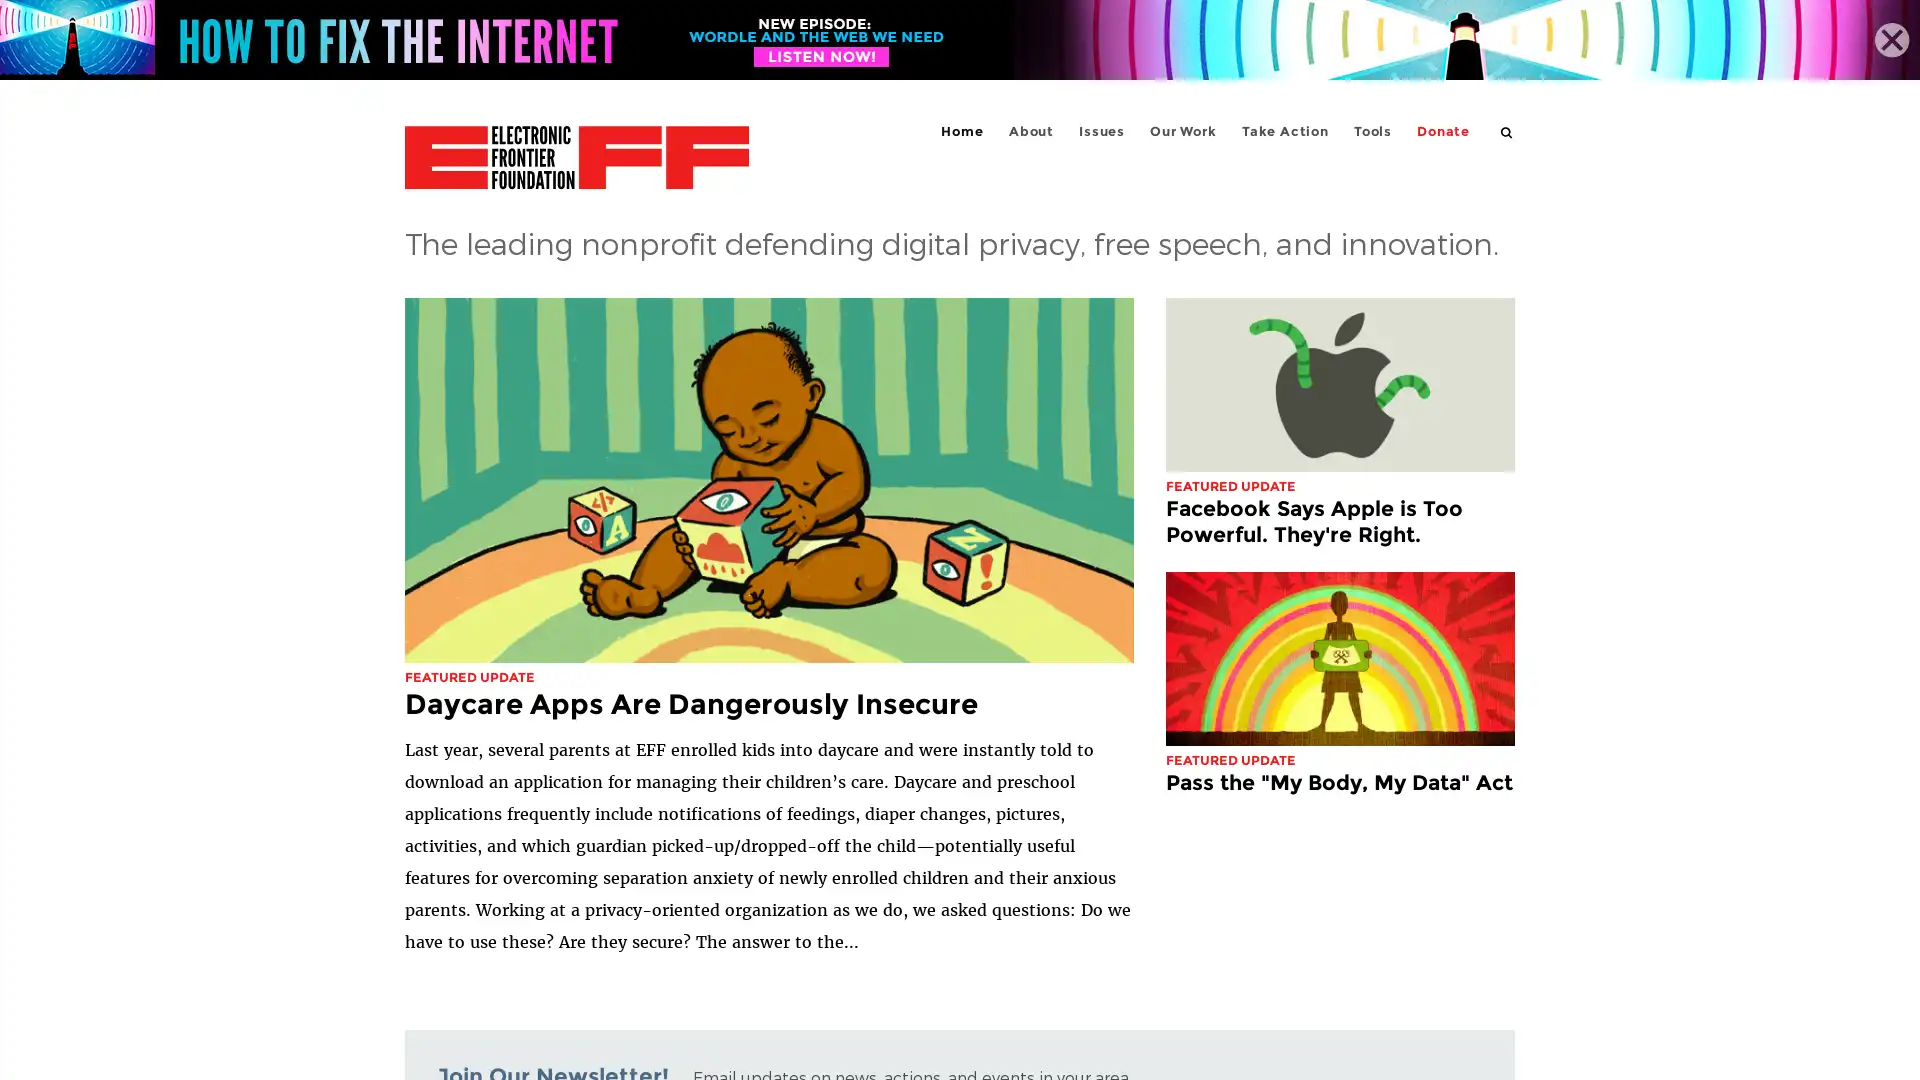  I want to click on search, so click(1507, 131).